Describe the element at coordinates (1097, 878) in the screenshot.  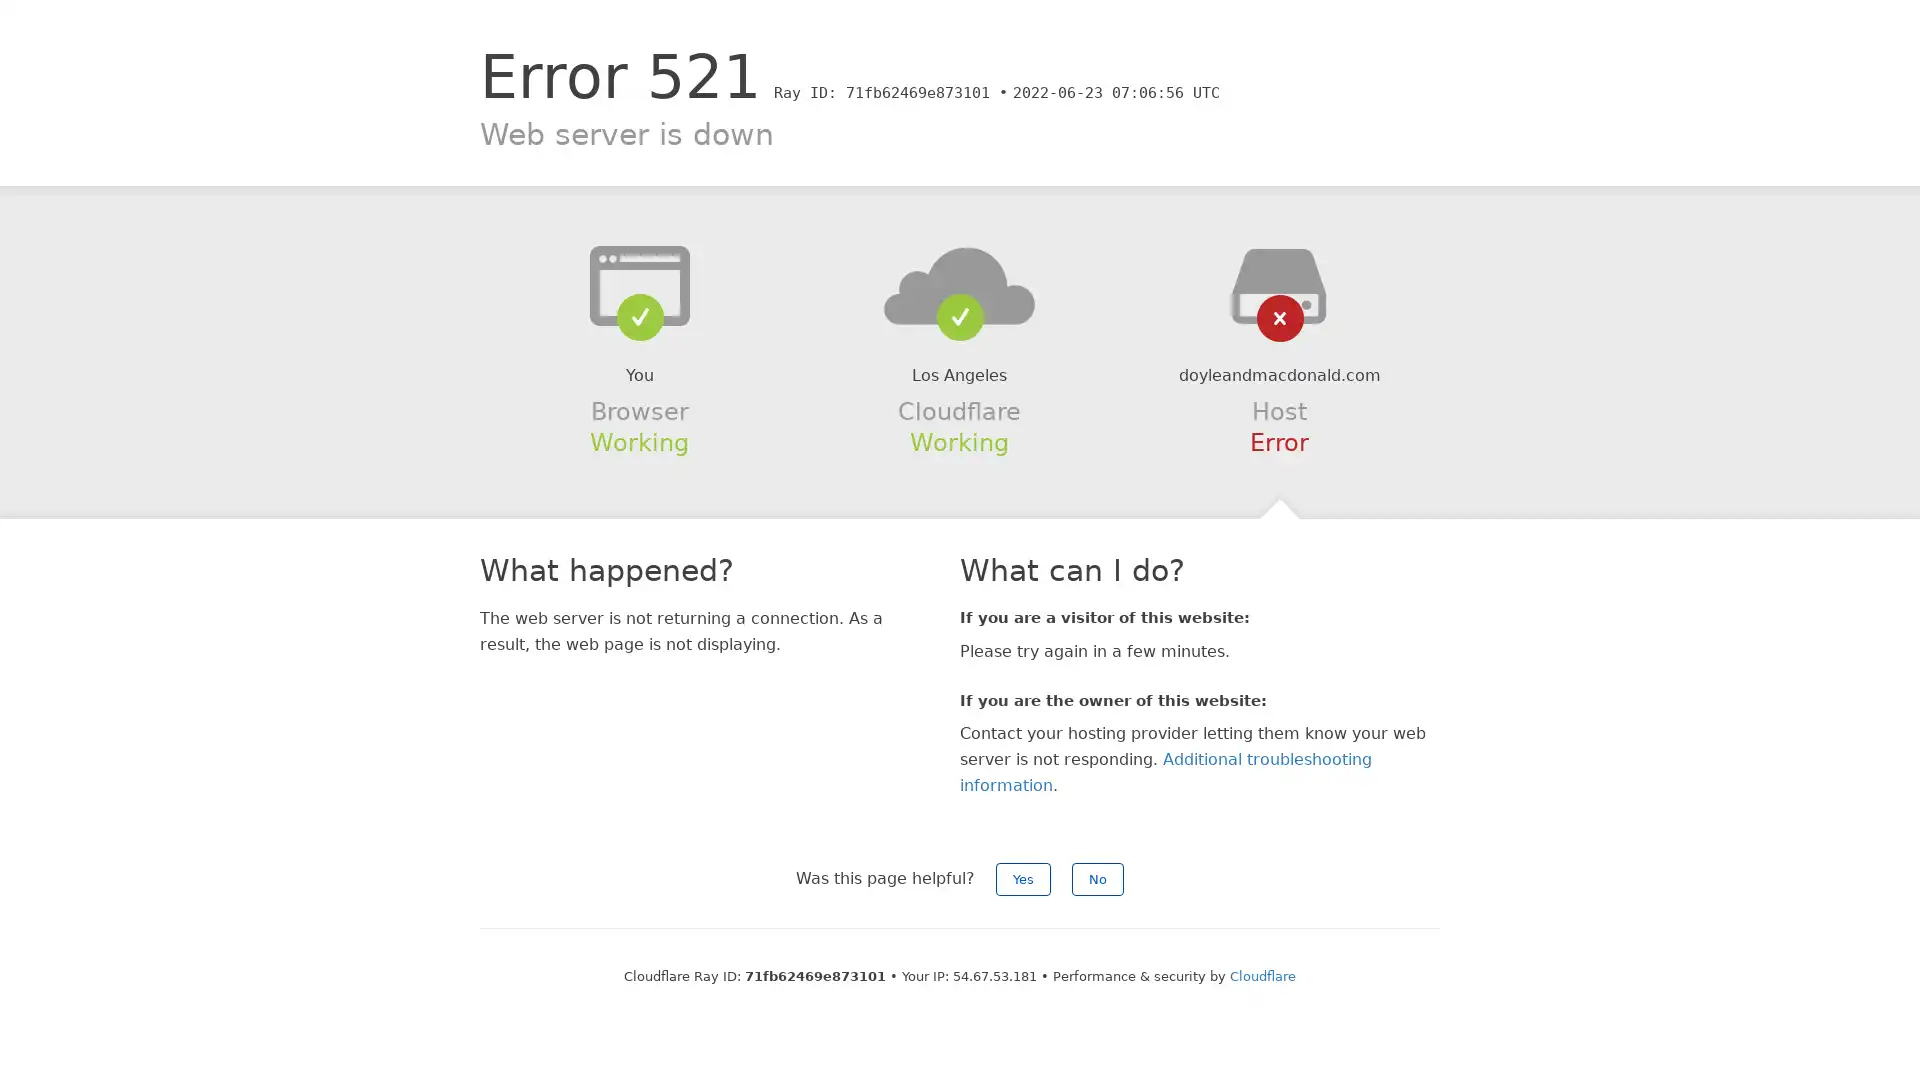
I see `No` at that location.